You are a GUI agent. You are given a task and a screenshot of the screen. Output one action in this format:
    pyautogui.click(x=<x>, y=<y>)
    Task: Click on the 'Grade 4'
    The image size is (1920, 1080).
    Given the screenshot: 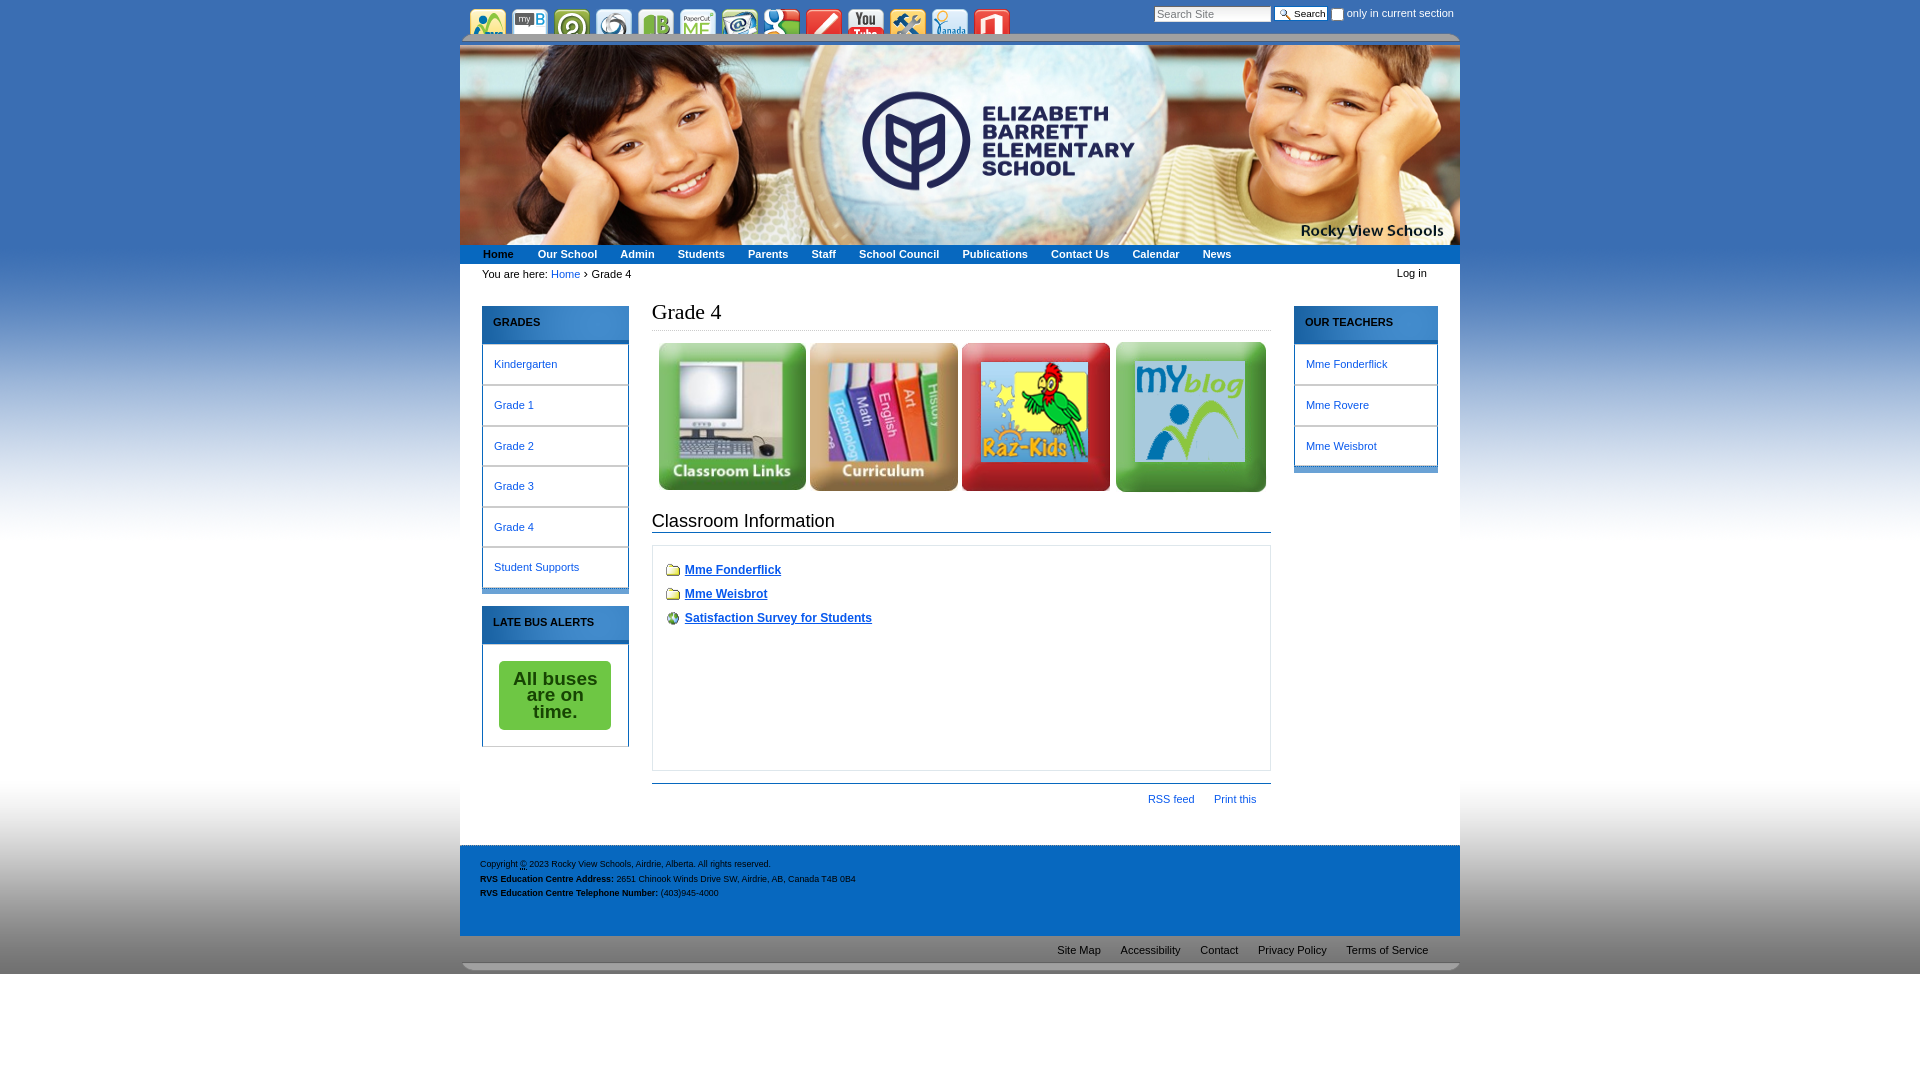 What is the action you would take?
    pyautogui.click(x=555, y=526)
    